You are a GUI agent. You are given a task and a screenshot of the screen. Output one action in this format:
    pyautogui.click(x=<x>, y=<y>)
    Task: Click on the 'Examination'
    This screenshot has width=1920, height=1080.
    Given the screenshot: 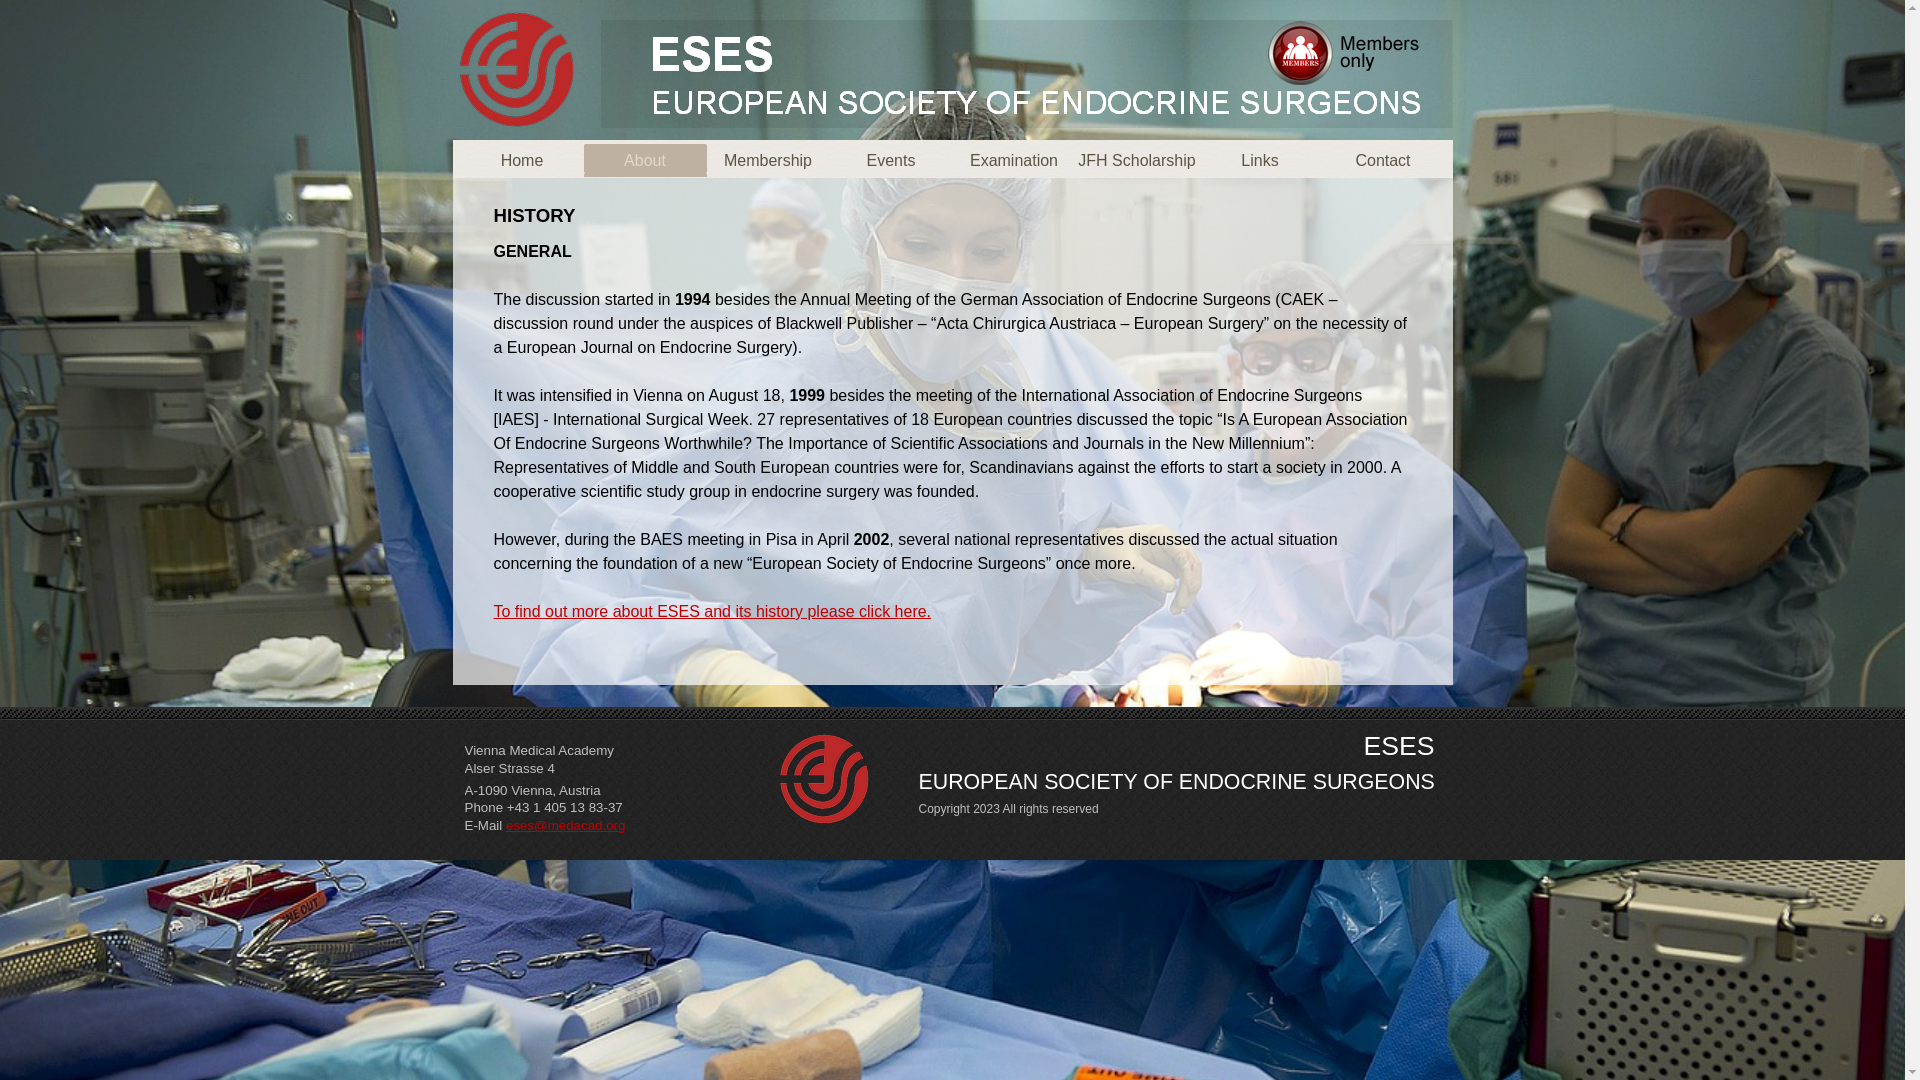 What is the action you would take?
    pyautogui.click(x=1013, y=159)
    